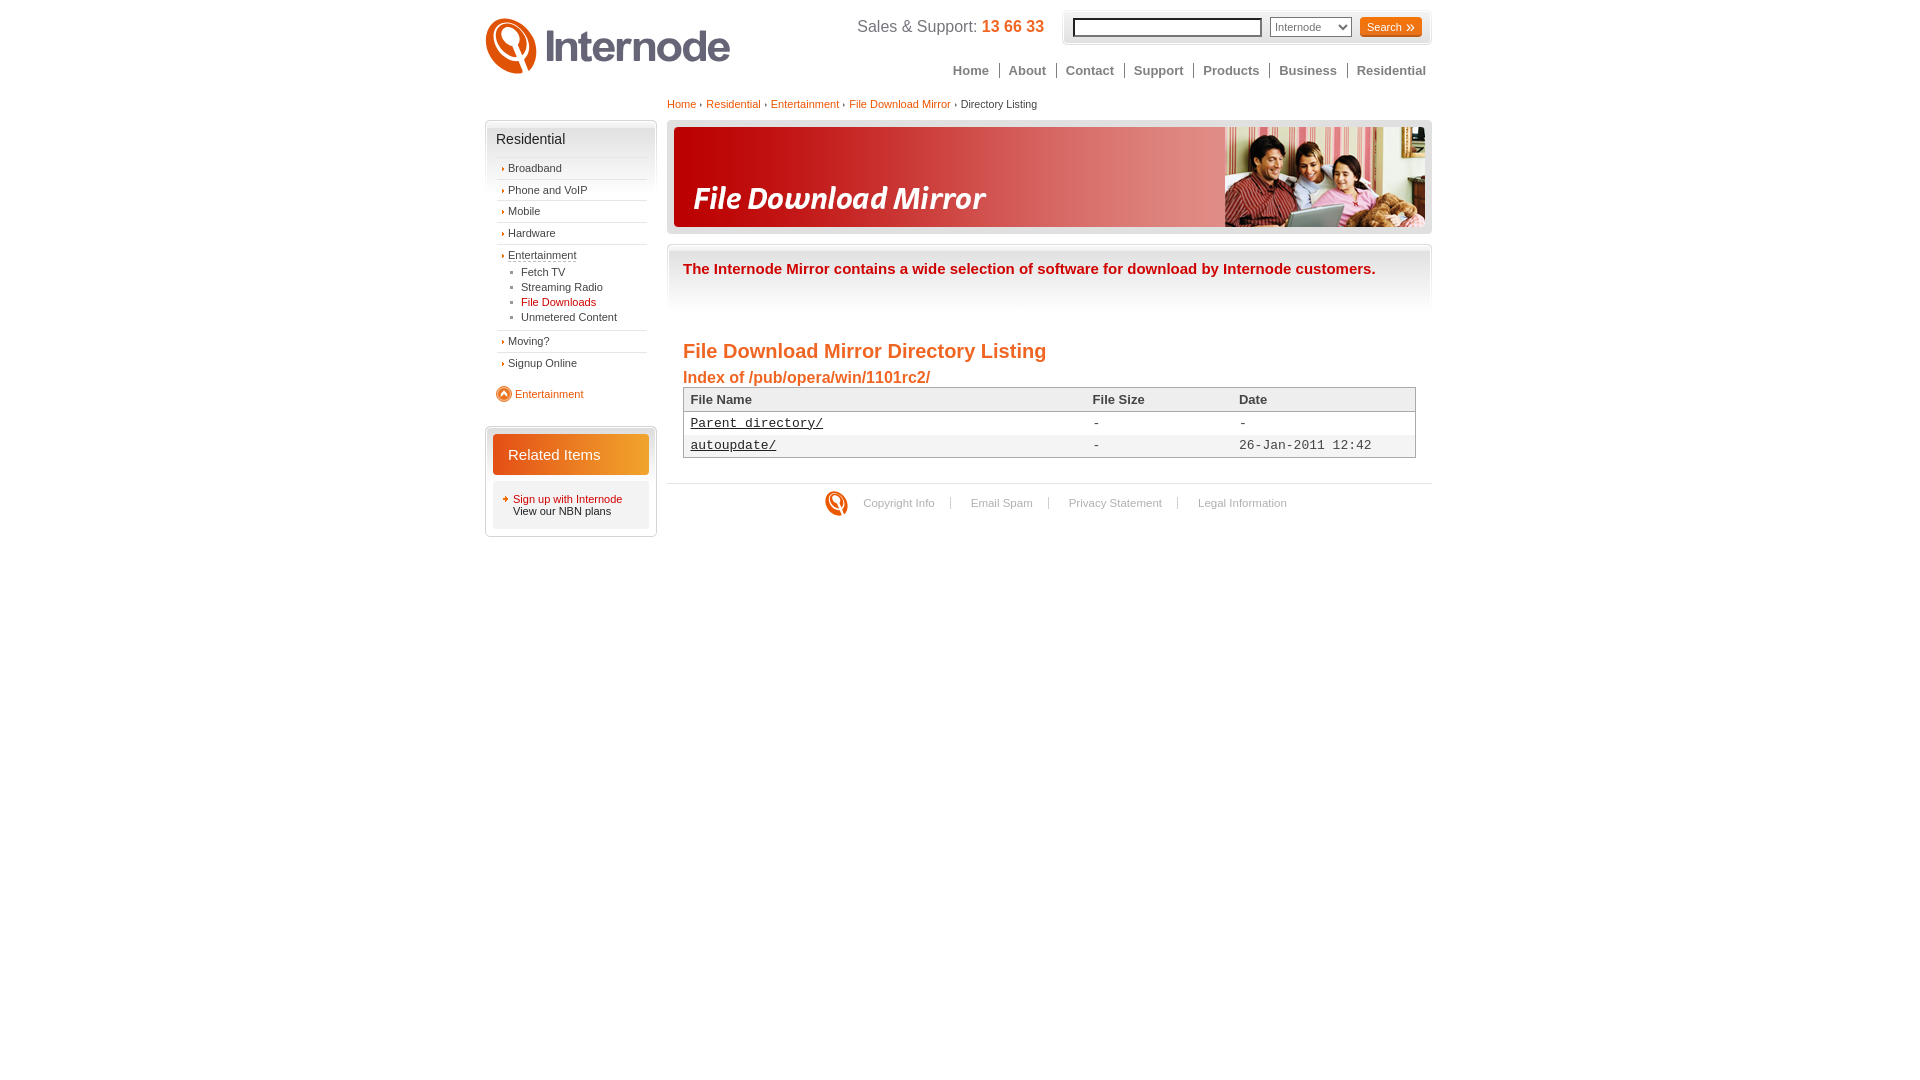 This screenshot has width=1920, height=1080. What do you see at coordinates (1158, 69) in the screenshot?
I see `'Support'` at bounding box center [1158, 69].